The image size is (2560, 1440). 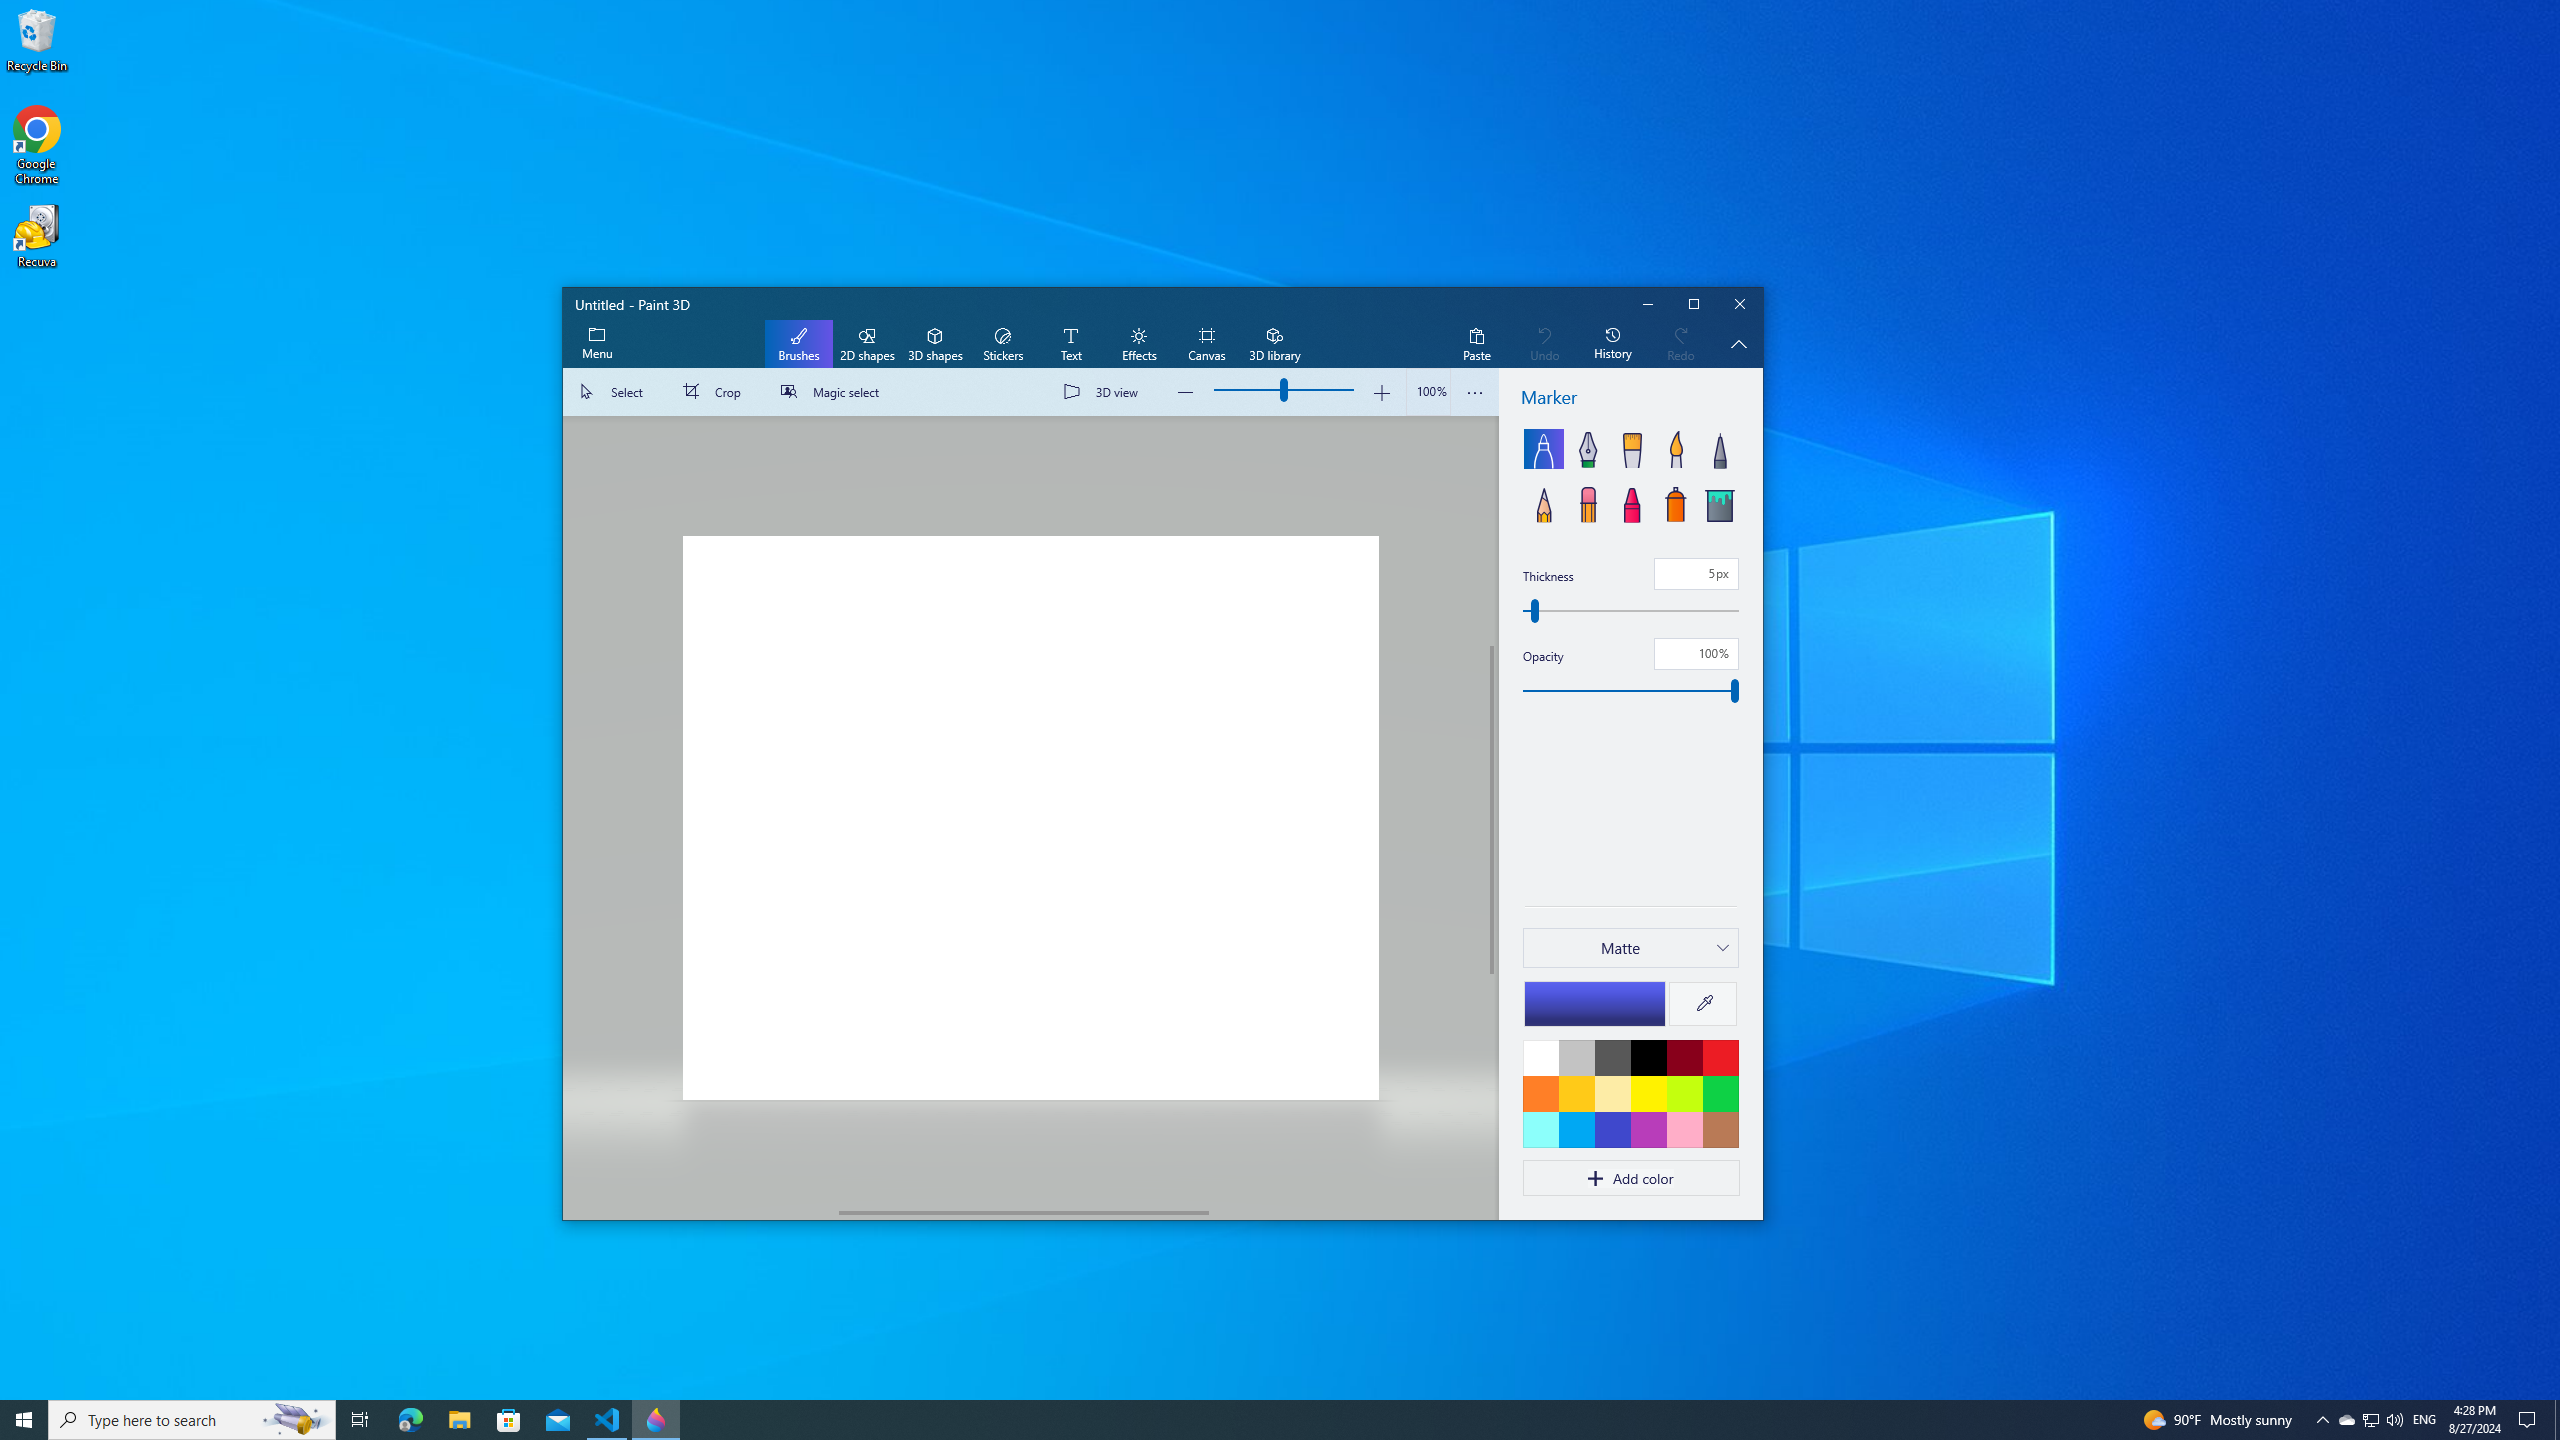 I want to click on 'Crop', so click(x=716, y=391).